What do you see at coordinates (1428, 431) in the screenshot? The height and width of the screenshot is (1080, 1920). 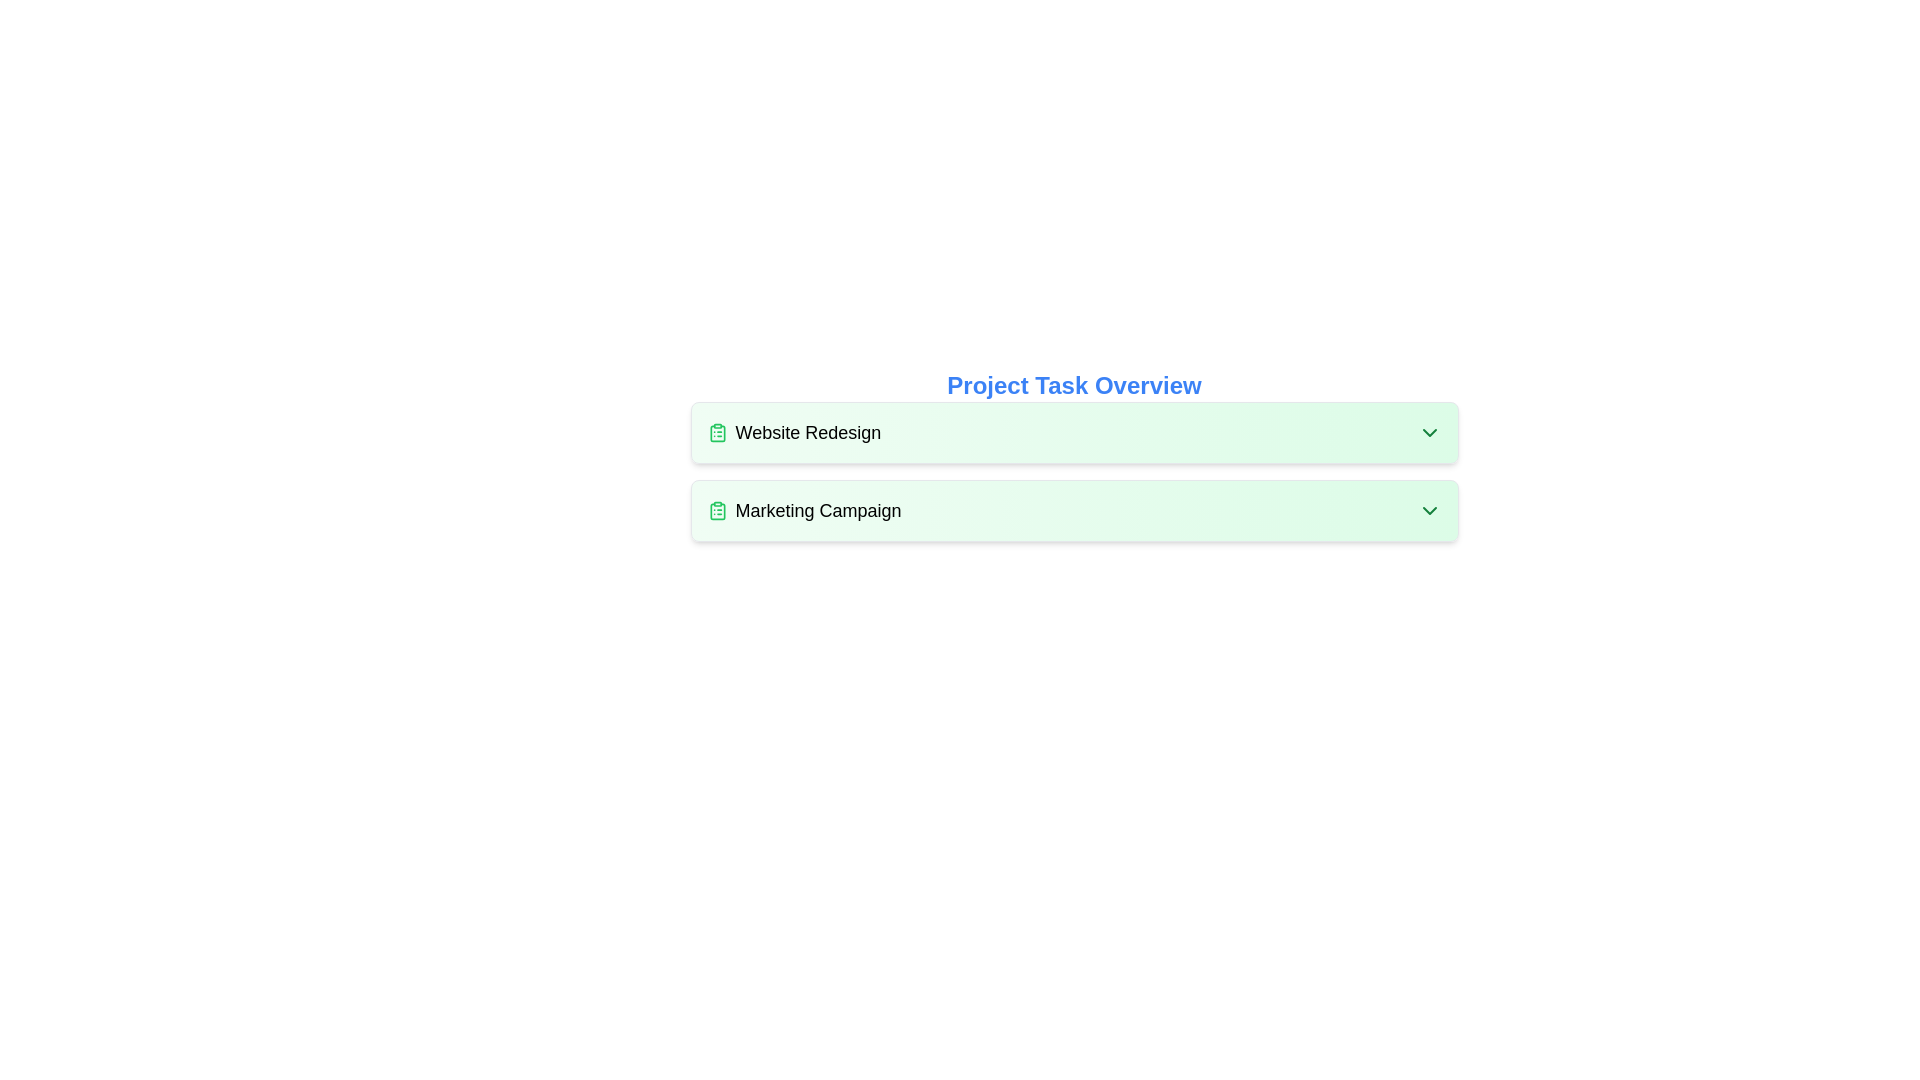 I see `the icon that activates the dropdown for 'Website Redesign'` at bounding box center [1428, 431].